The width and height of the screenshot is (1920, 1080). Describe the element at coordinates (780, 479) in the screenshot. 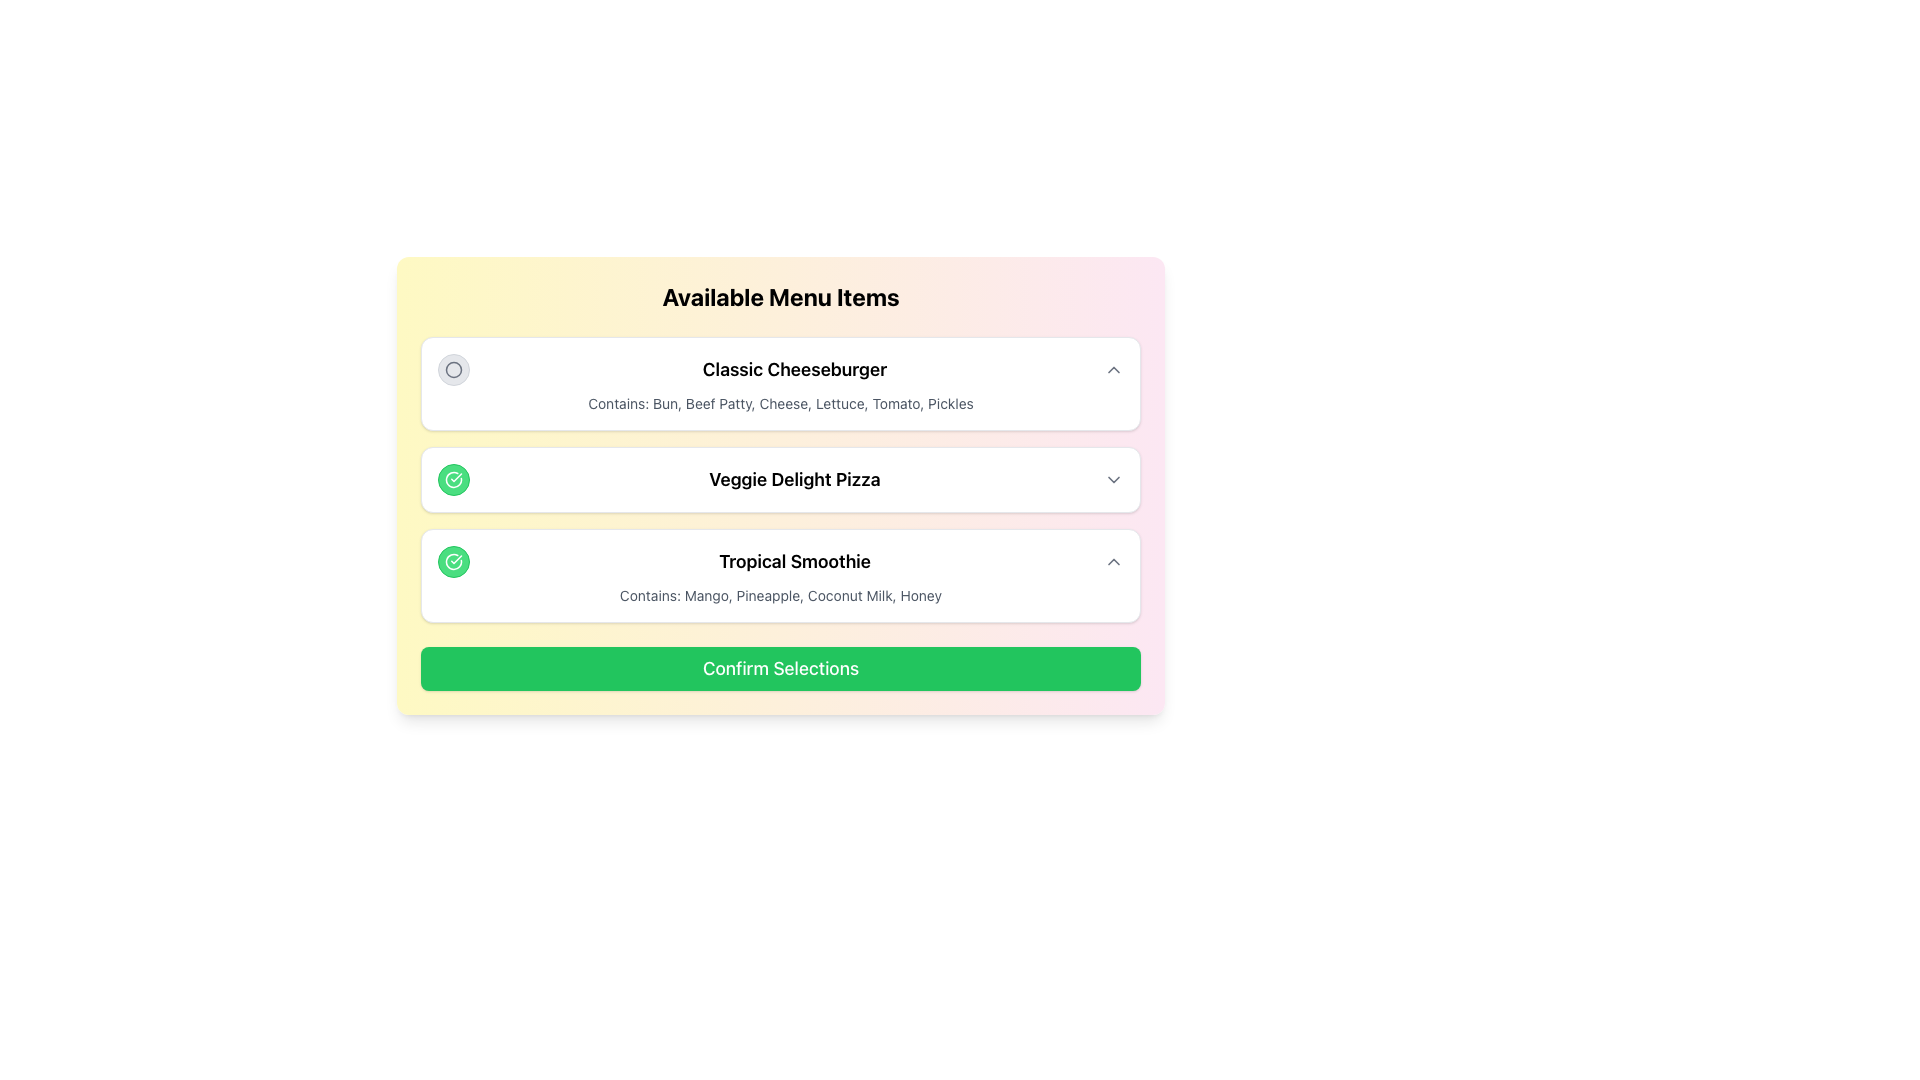

I see `the 'Veggie Delight Pizza' selectable item` at that location.